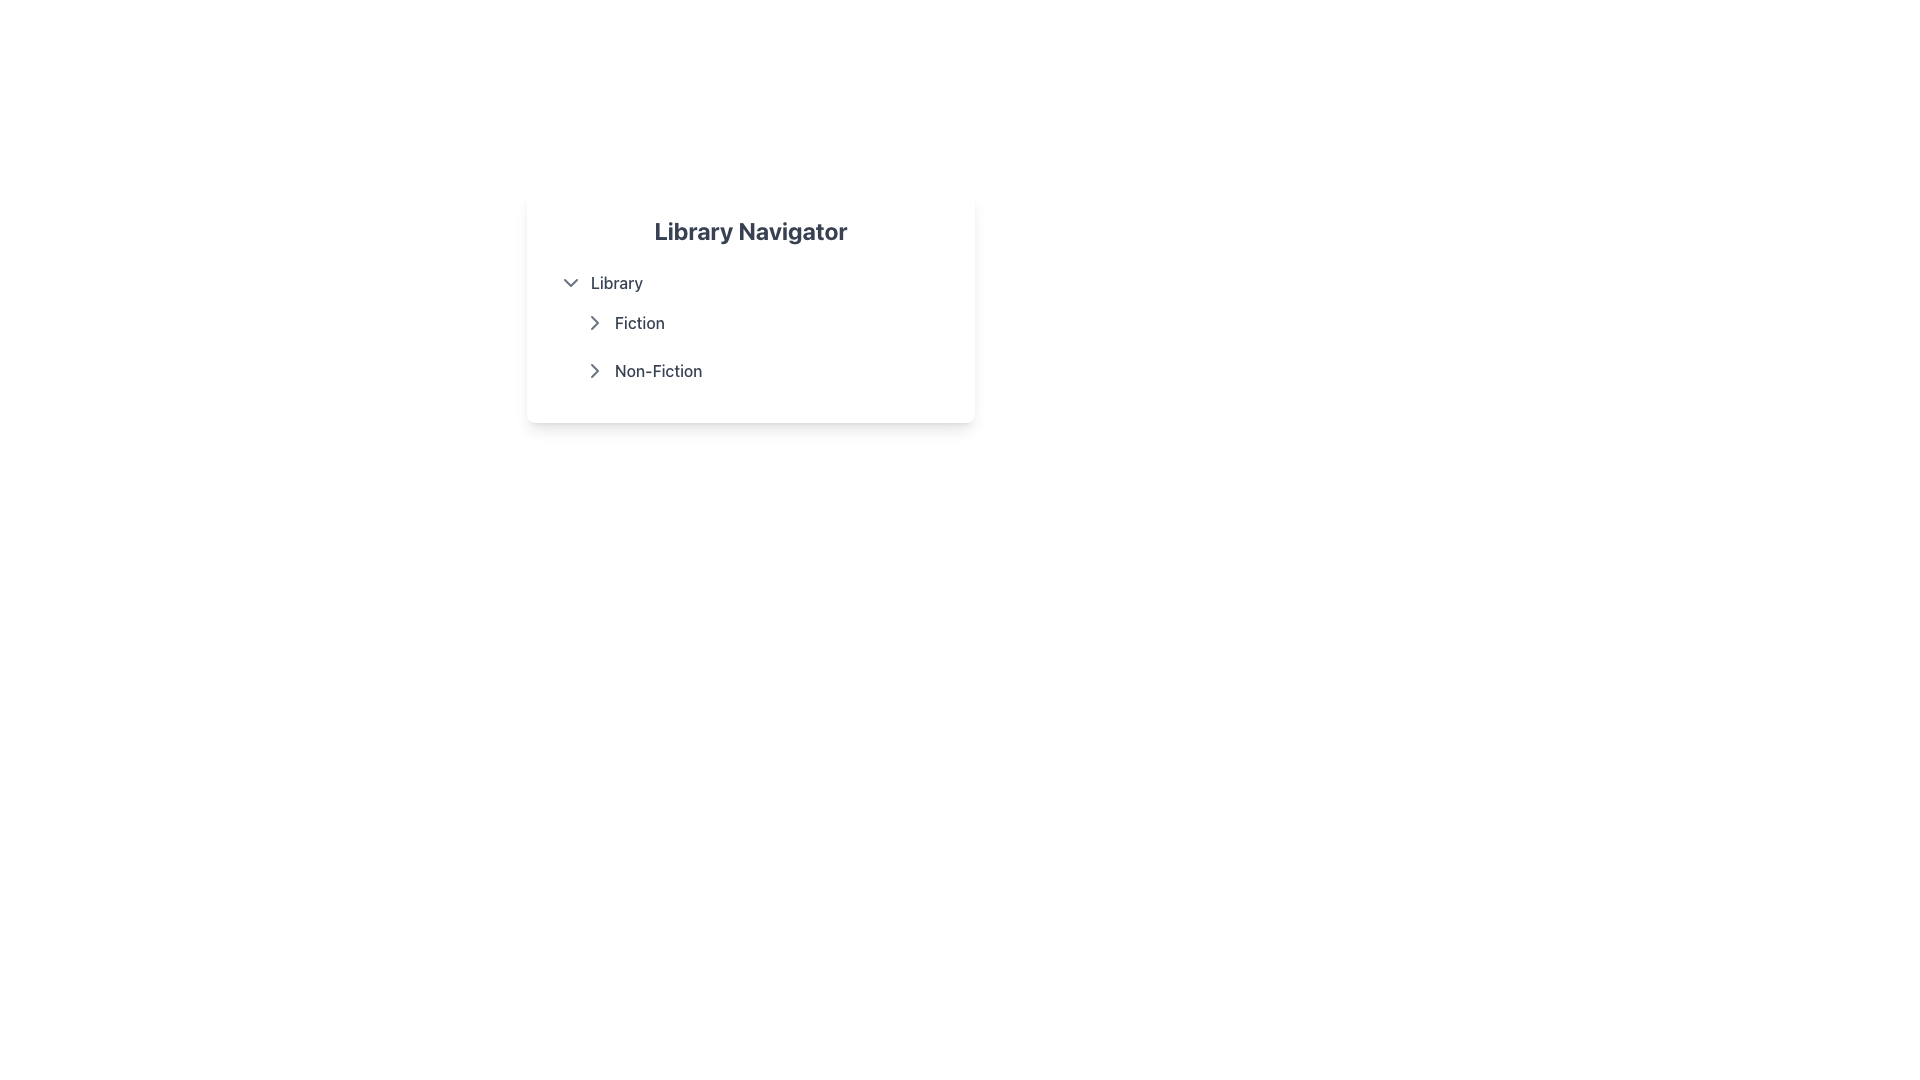  What do you see at coordinates (616, 282) in the screenshot?
I see `the 'Library' text label which indicates the navigation item in the interface, positioned to the right of the chevron icon` at bounding box center [616, 282].